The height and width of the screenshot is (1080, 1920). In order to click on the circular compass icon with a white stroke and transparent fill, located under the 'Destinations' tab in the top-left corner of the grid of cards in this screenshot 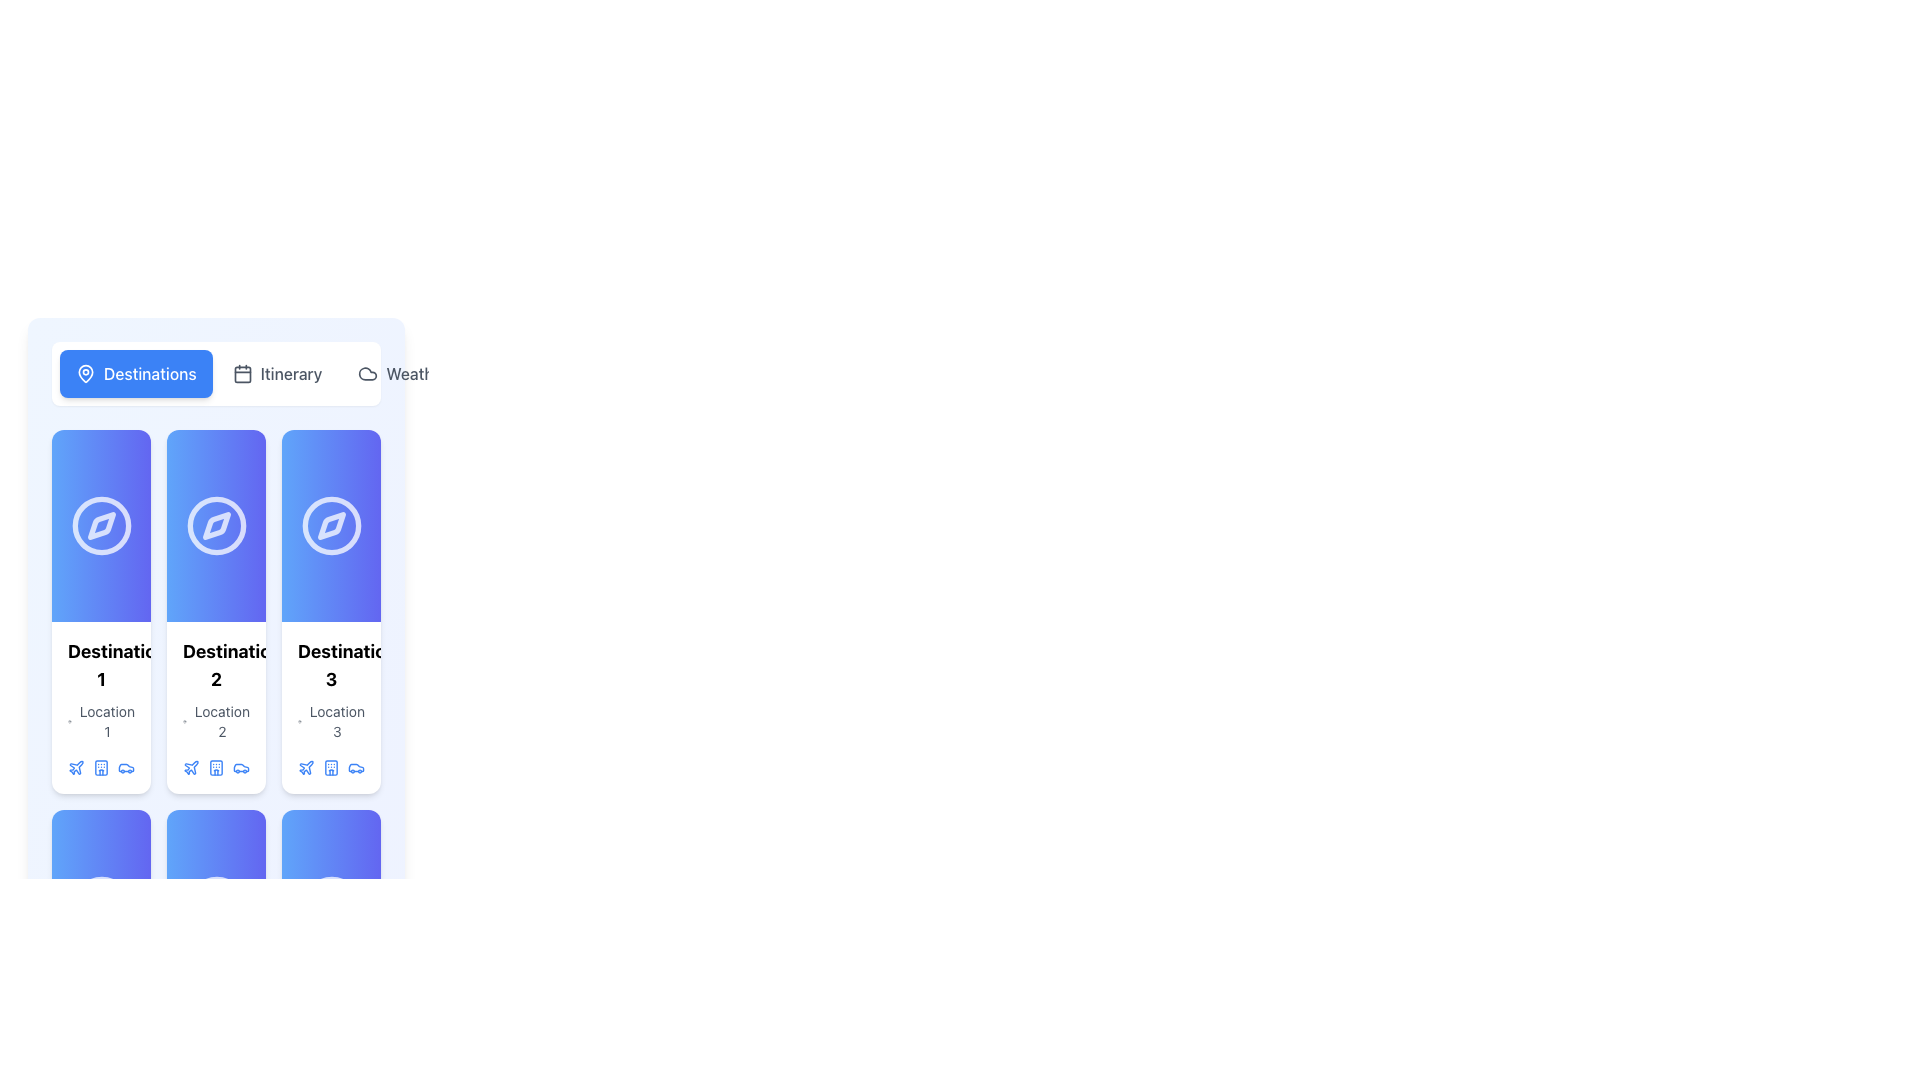, I will do `click(100, 524)`.